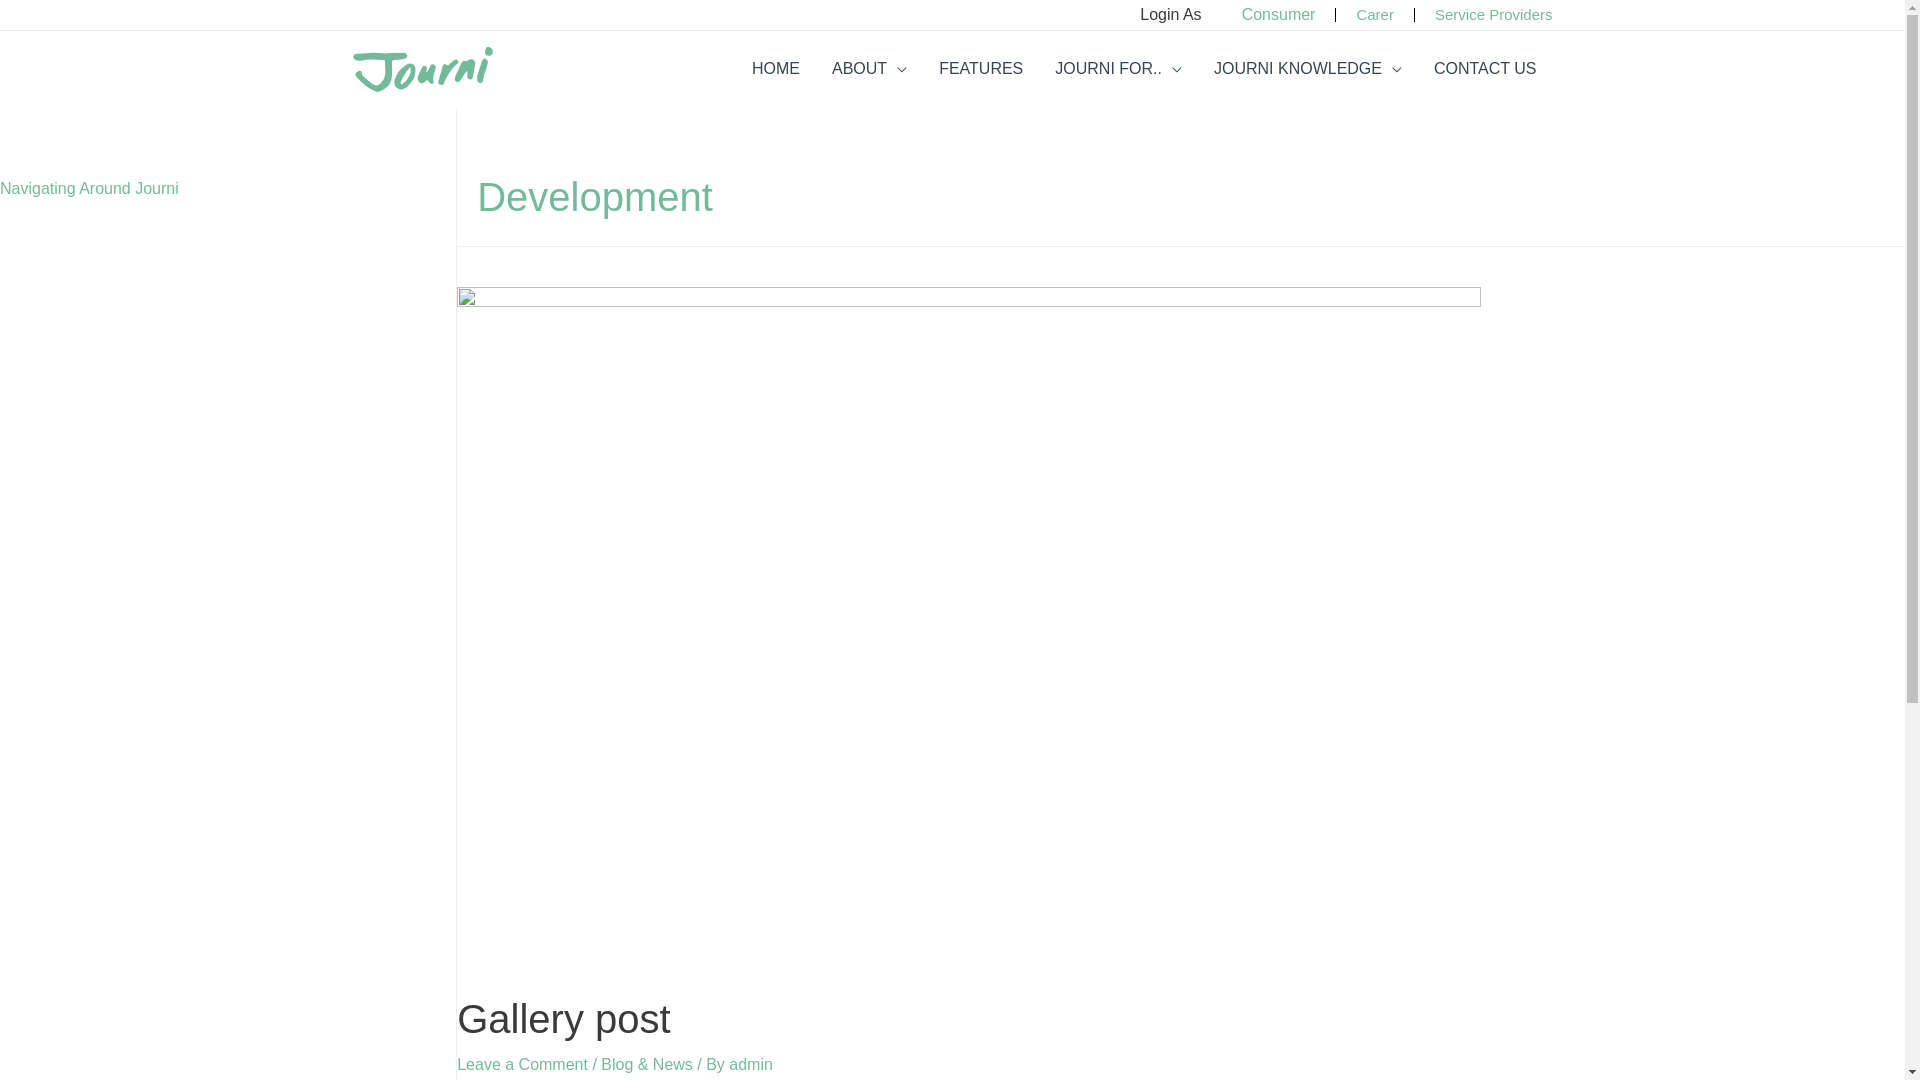  Describe the element at coordinates (749, 1063) in the screenshot. I see `'admin'` at that location.